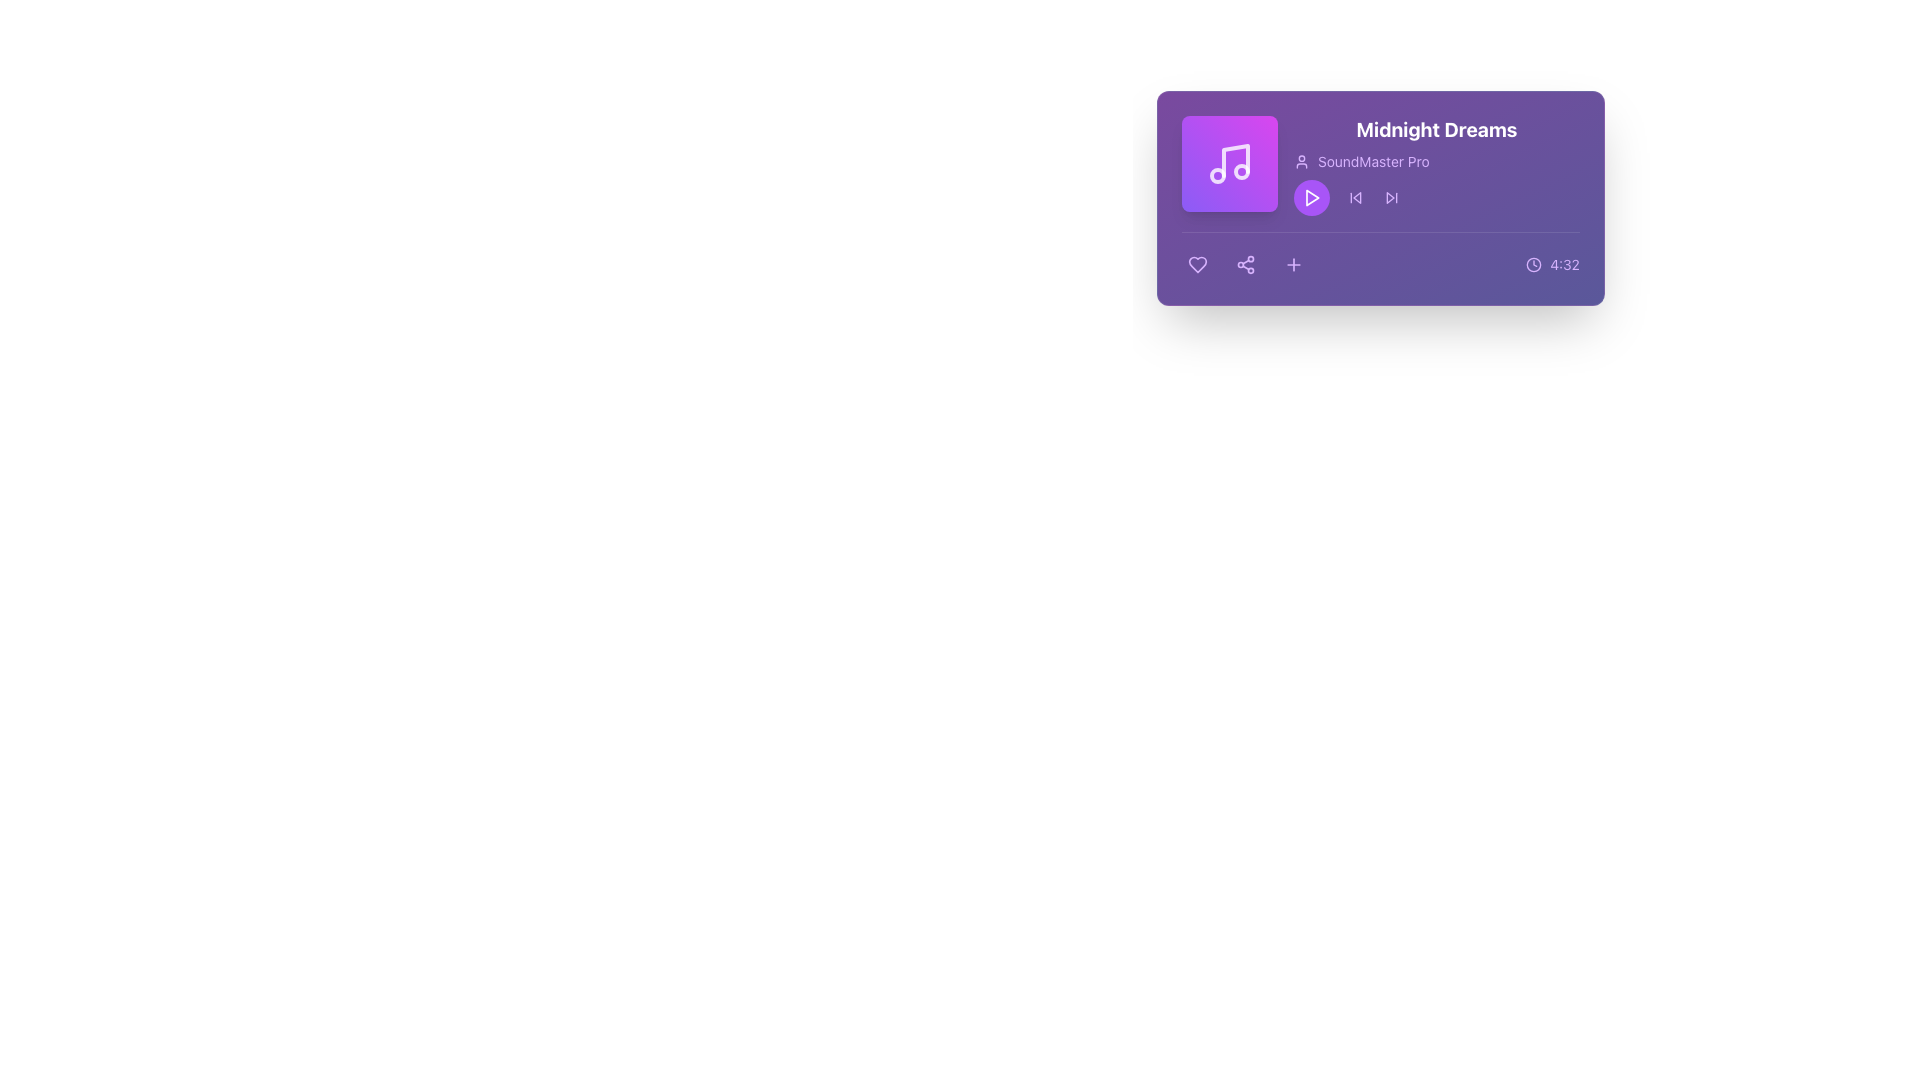  What do you see at coordinates (1564, 264) in the screenshot?
I see `the text label displaying '4:32' which is styled in a compact font and located adjacent to a clock icon on a purple background in the lower-right corner of the 'Midnight Dreams' card` at bounding box center [1564, 264].